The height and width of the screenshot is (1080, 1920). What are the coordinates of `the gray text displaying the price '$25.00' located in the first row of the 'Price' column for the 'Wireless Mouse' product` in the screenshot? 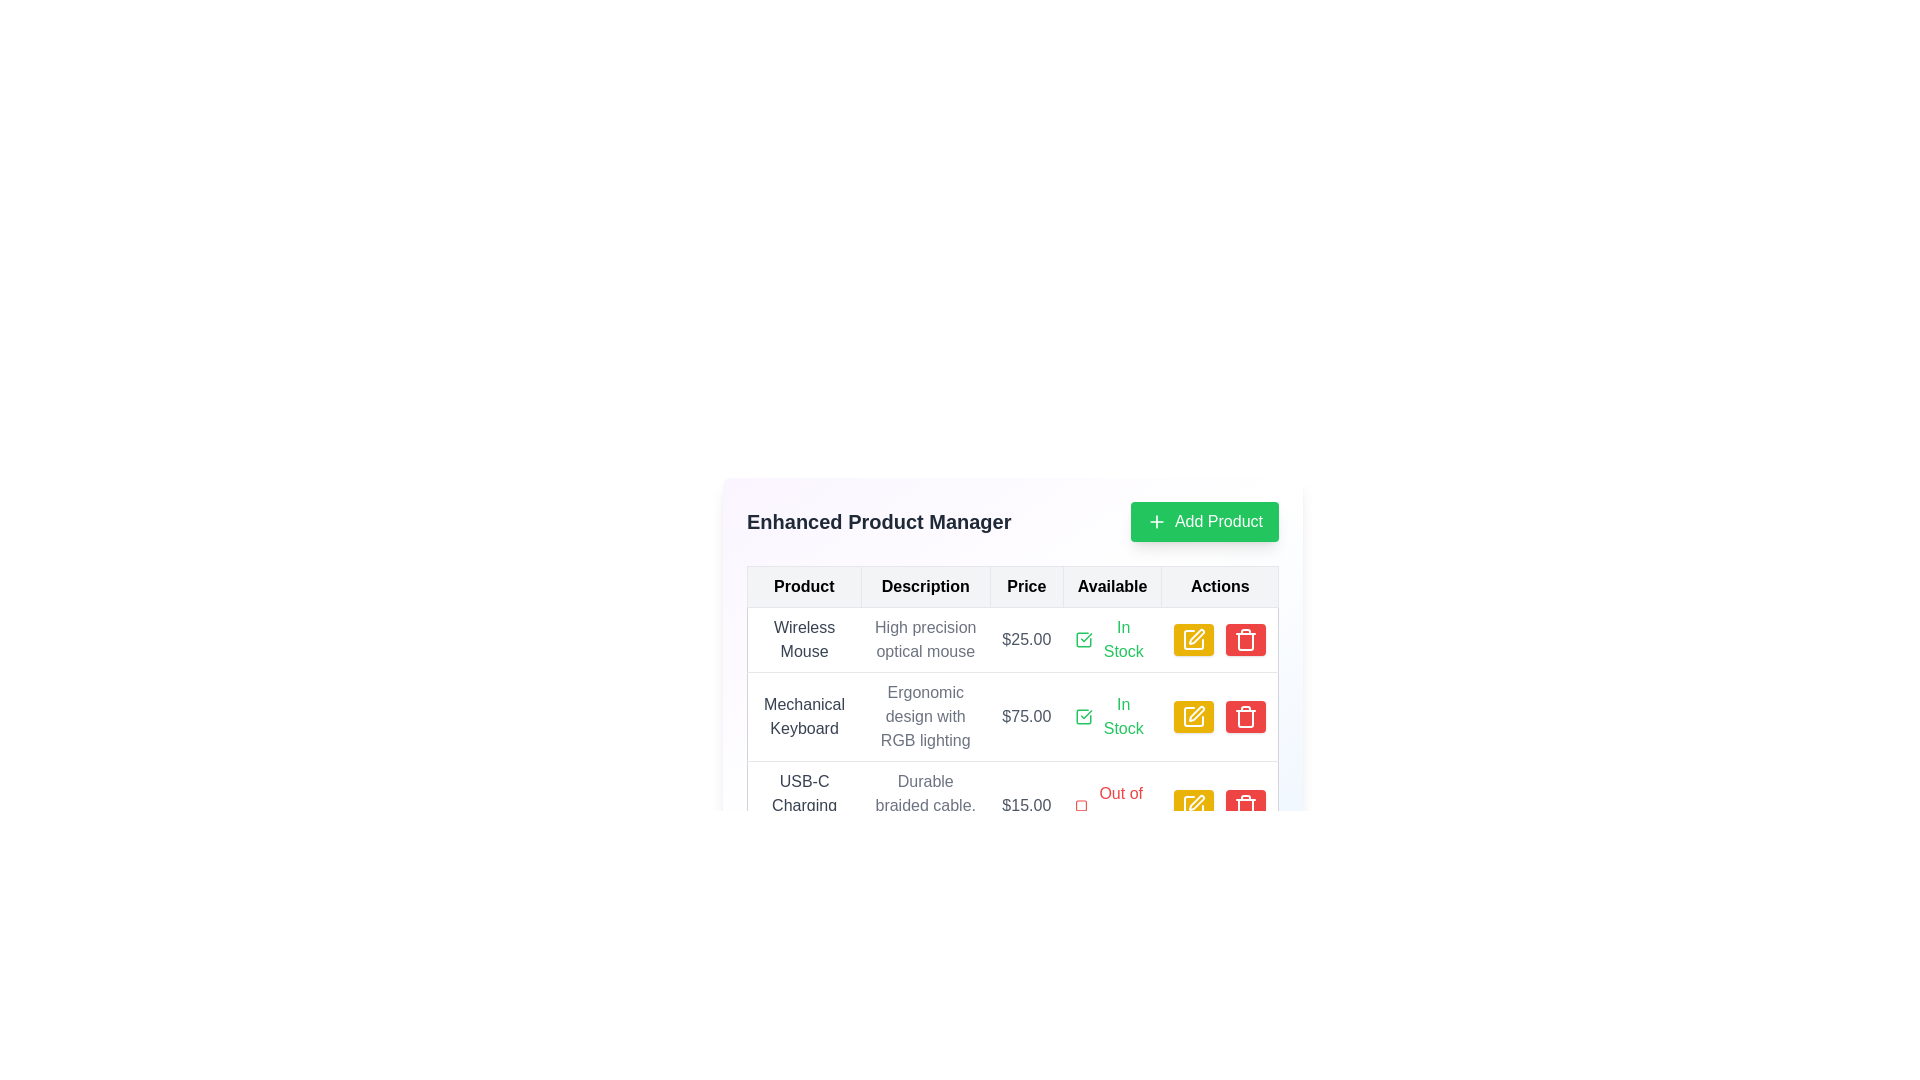 It's located at (1026, 640).